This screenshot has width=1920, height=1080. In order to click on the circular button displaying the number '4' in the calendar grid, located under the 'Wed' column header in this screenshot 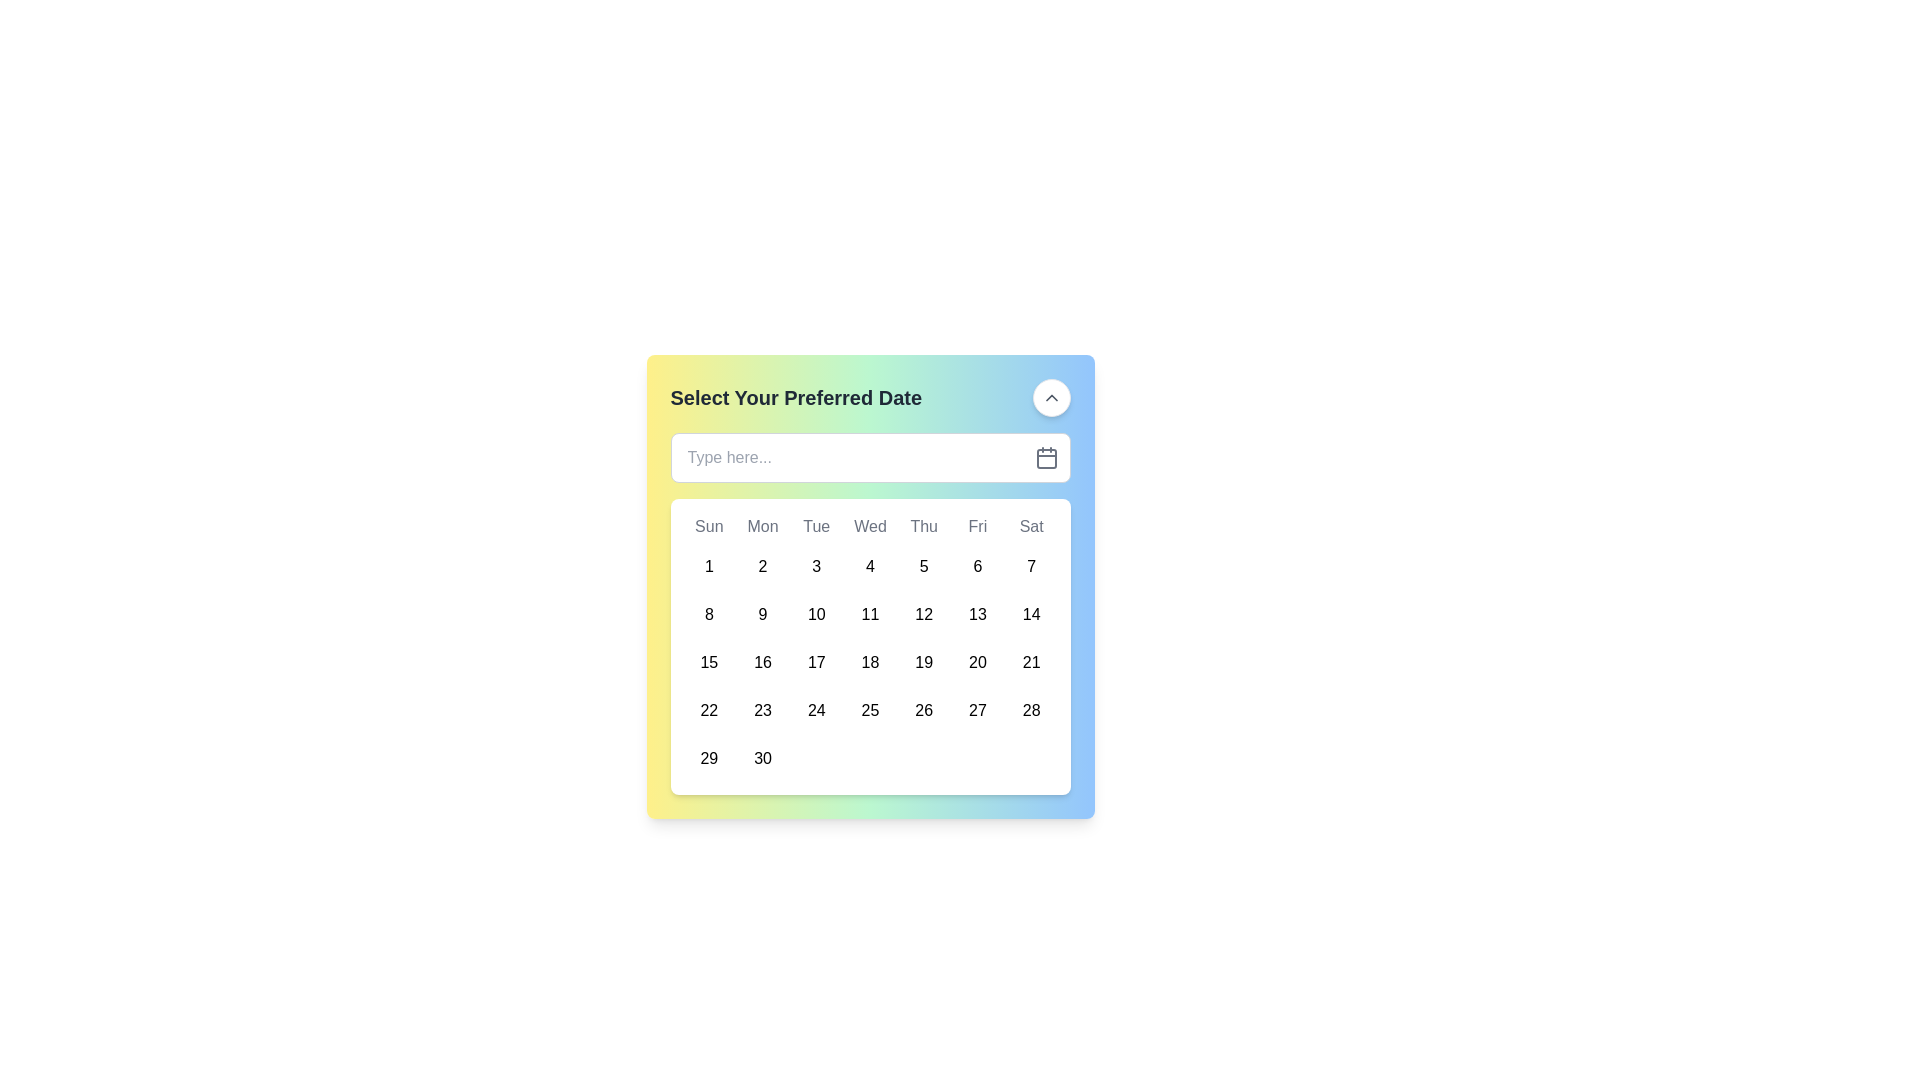, I will do `click(870, 567)`.